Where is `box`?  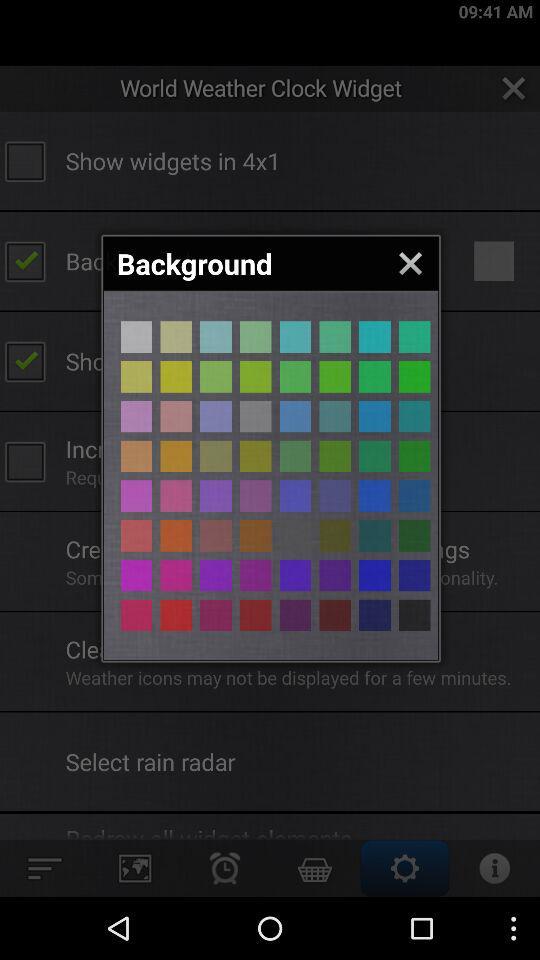 box is located at coordinates (413, 495).